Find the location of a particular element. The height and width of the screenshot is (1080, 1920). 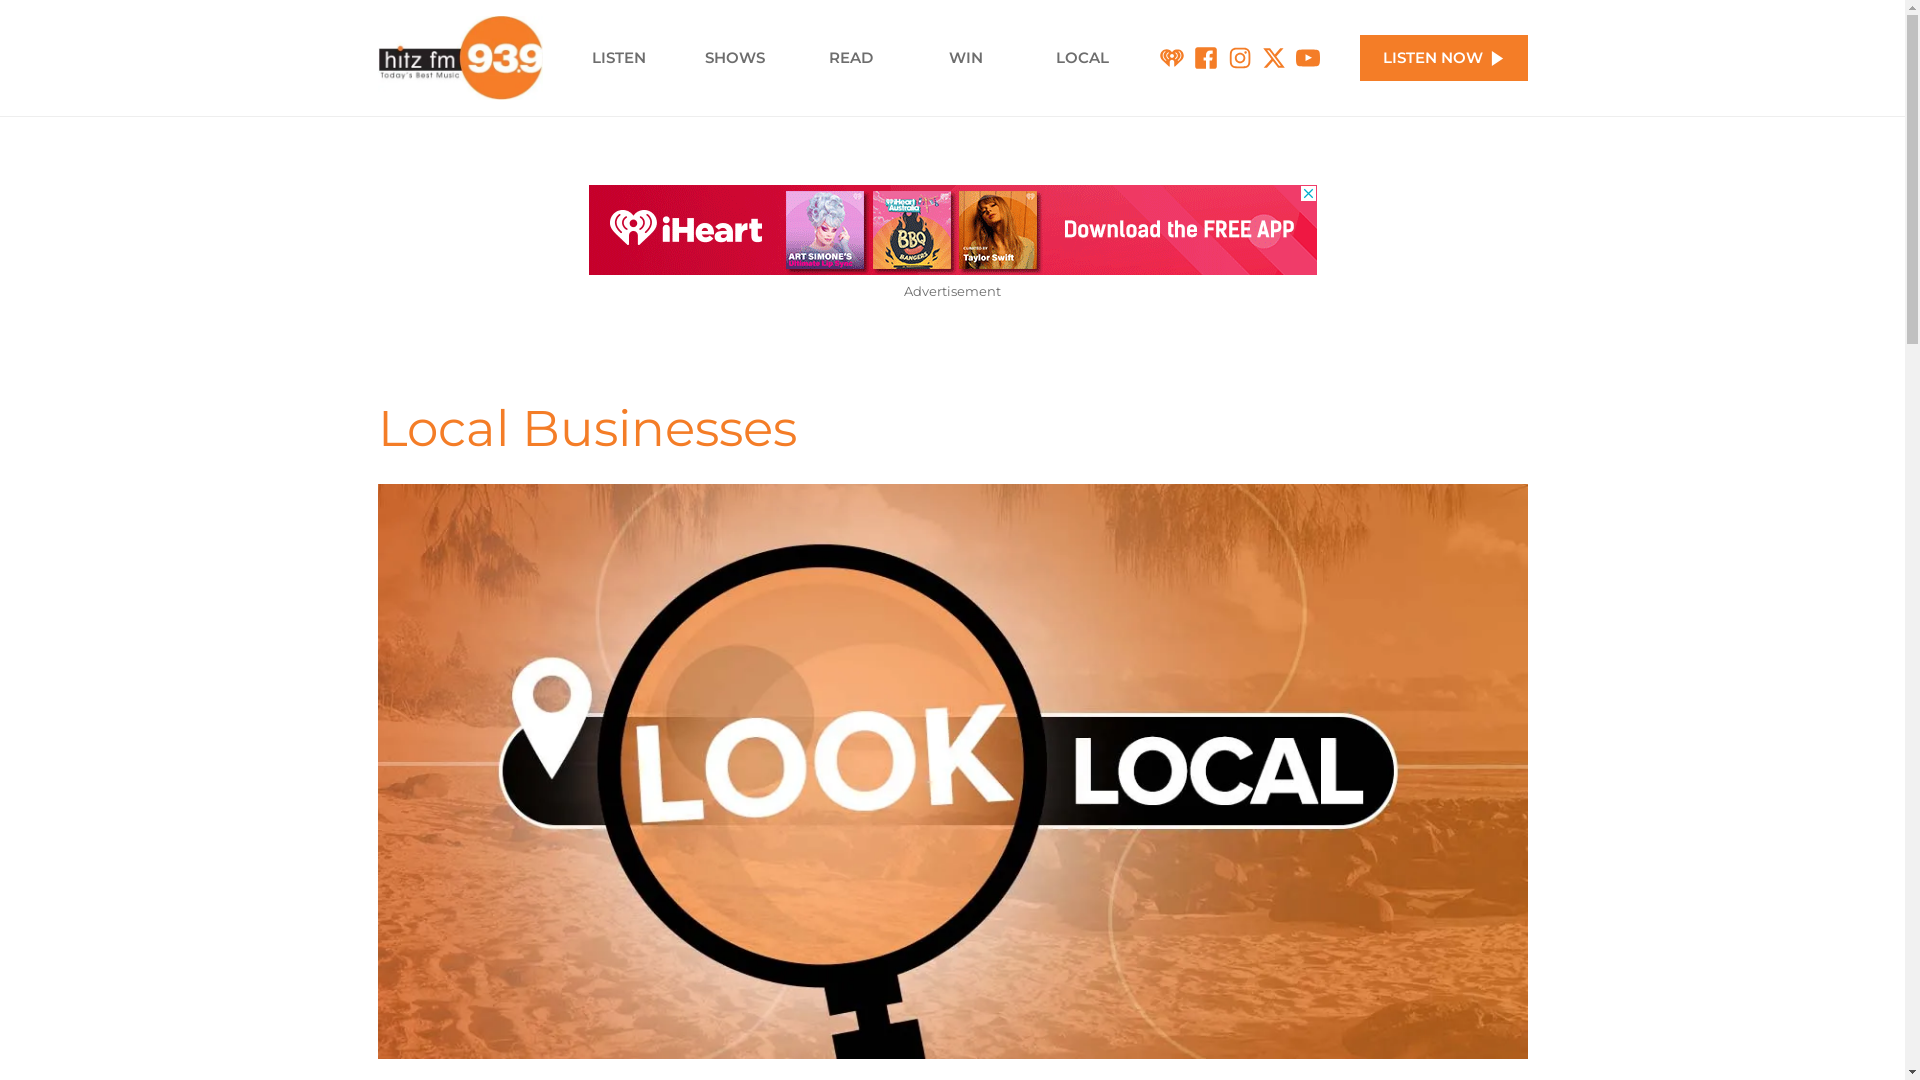

'READ' is located at coordinates (791, 56).